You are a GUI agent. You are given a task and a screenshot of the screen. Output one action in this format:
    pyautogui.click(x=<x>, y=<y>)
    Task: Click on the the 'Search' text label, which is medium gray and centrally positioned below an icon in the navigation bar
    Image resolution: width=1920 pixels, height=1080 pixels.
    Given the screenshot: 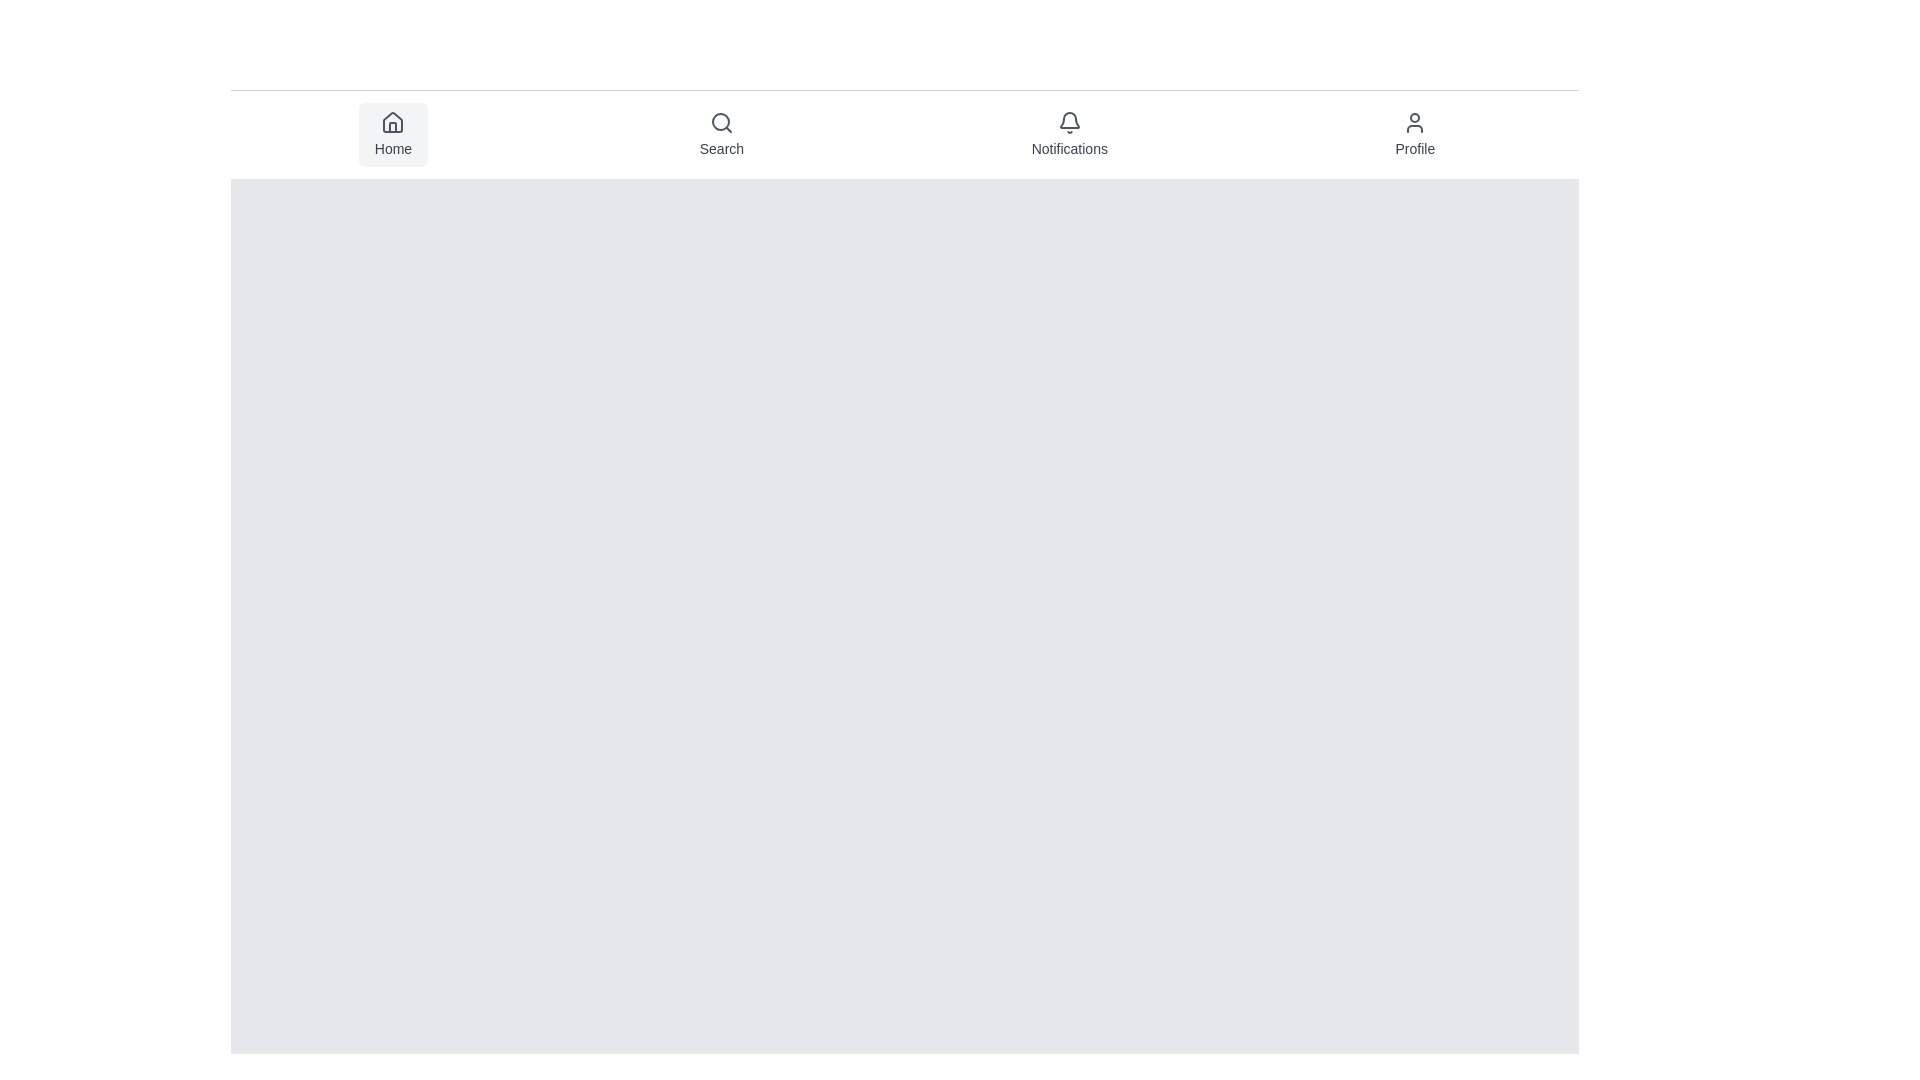 What is the action you would take?
    pyautogui.click(x=720, y=148)
    